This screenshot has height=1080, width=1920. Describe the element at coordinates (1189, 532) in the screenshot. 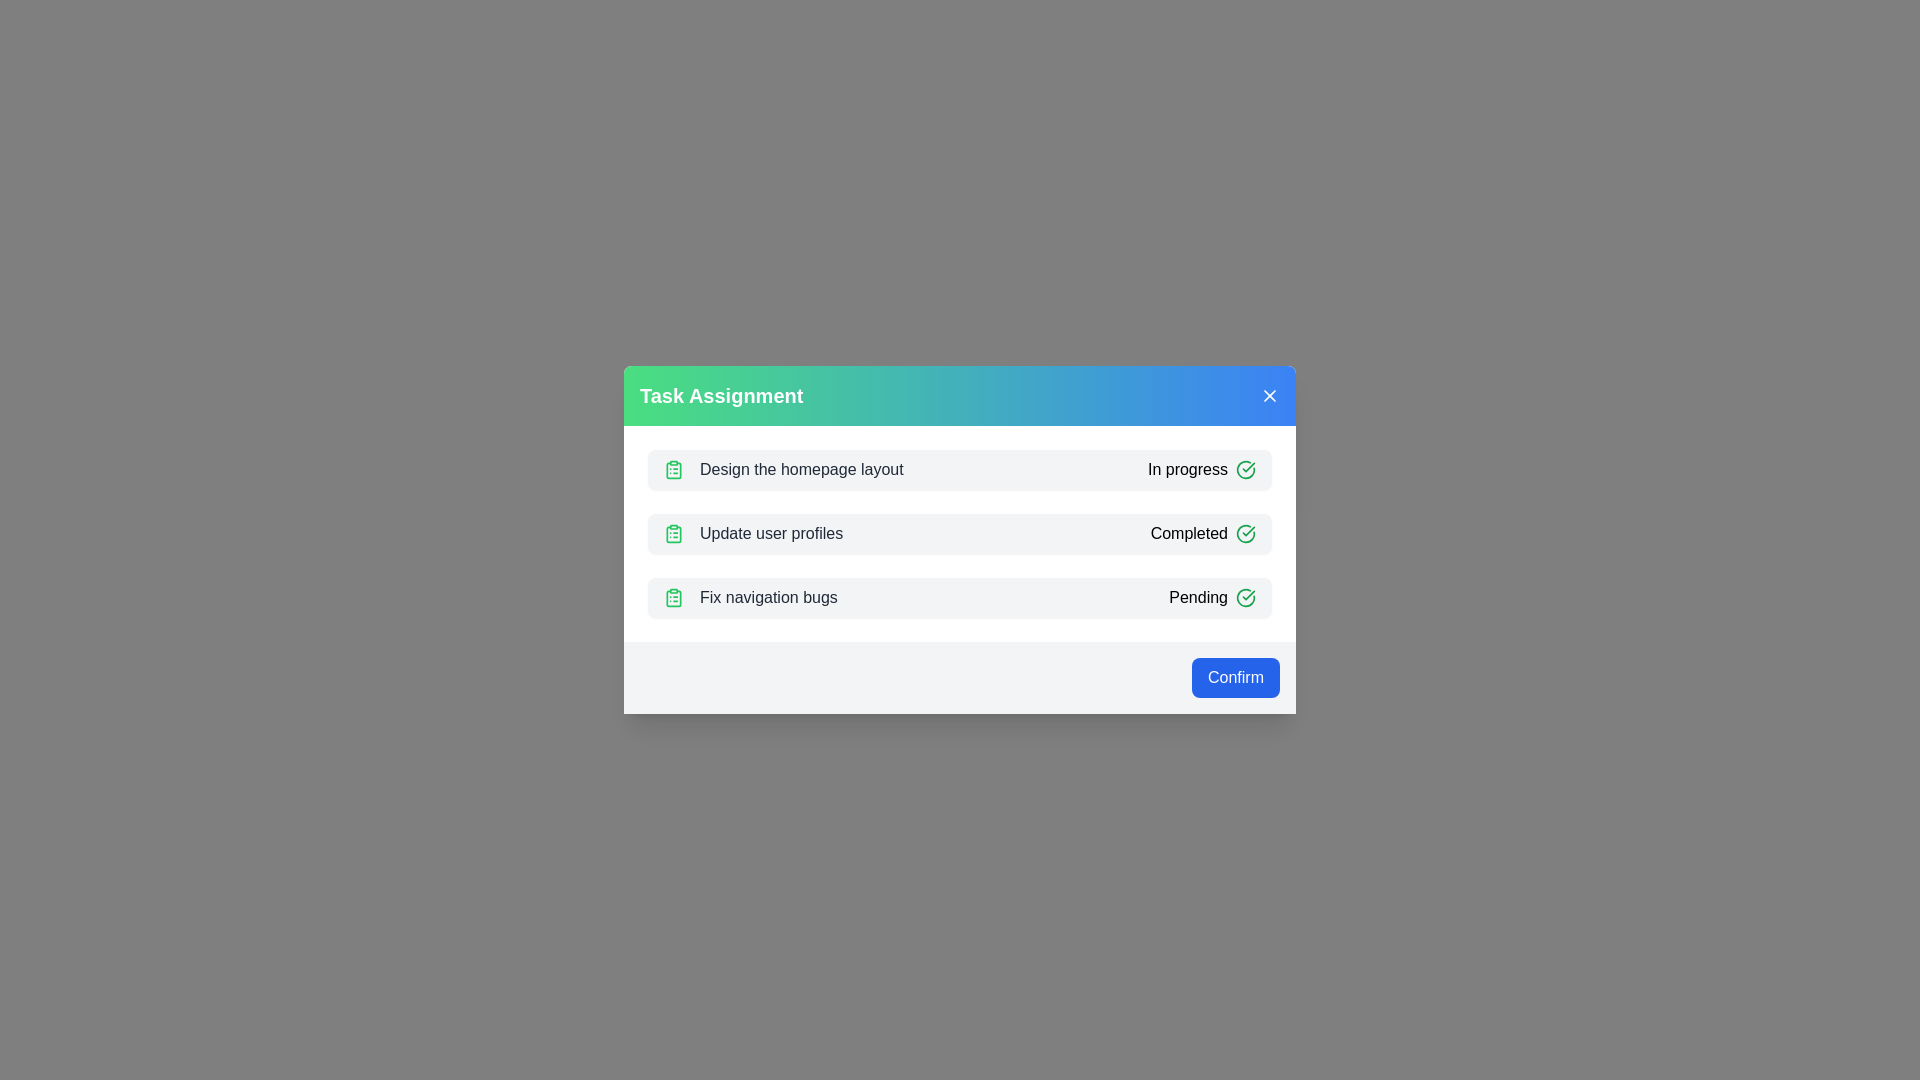

I see `the 'Completed' text label in the status column of the 'Task Assignment' modal, which indicates that the task 'Update user profiles' is finalized` at that location.